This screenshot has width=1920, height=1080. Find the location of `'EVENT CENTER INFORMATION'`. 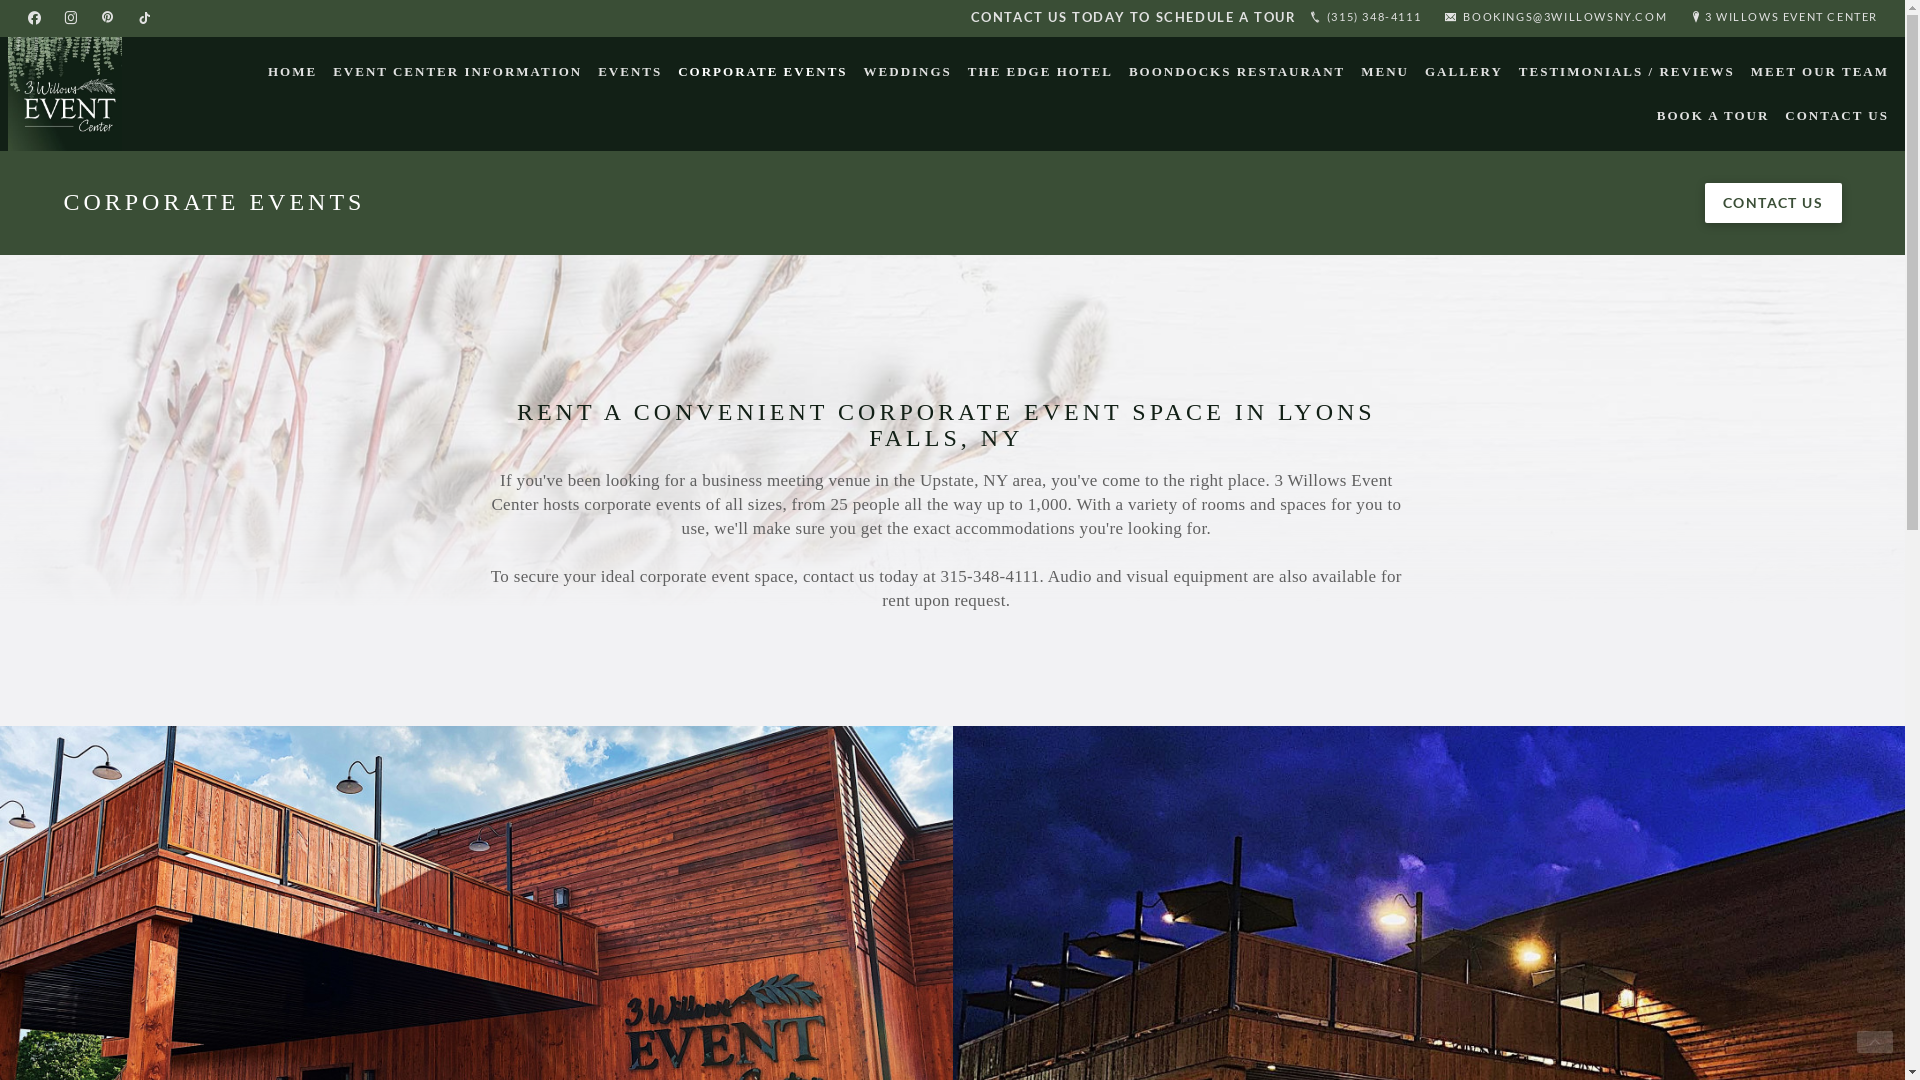

'EVENT CENTER INFORMATION' is located at coordinates (456, 71).